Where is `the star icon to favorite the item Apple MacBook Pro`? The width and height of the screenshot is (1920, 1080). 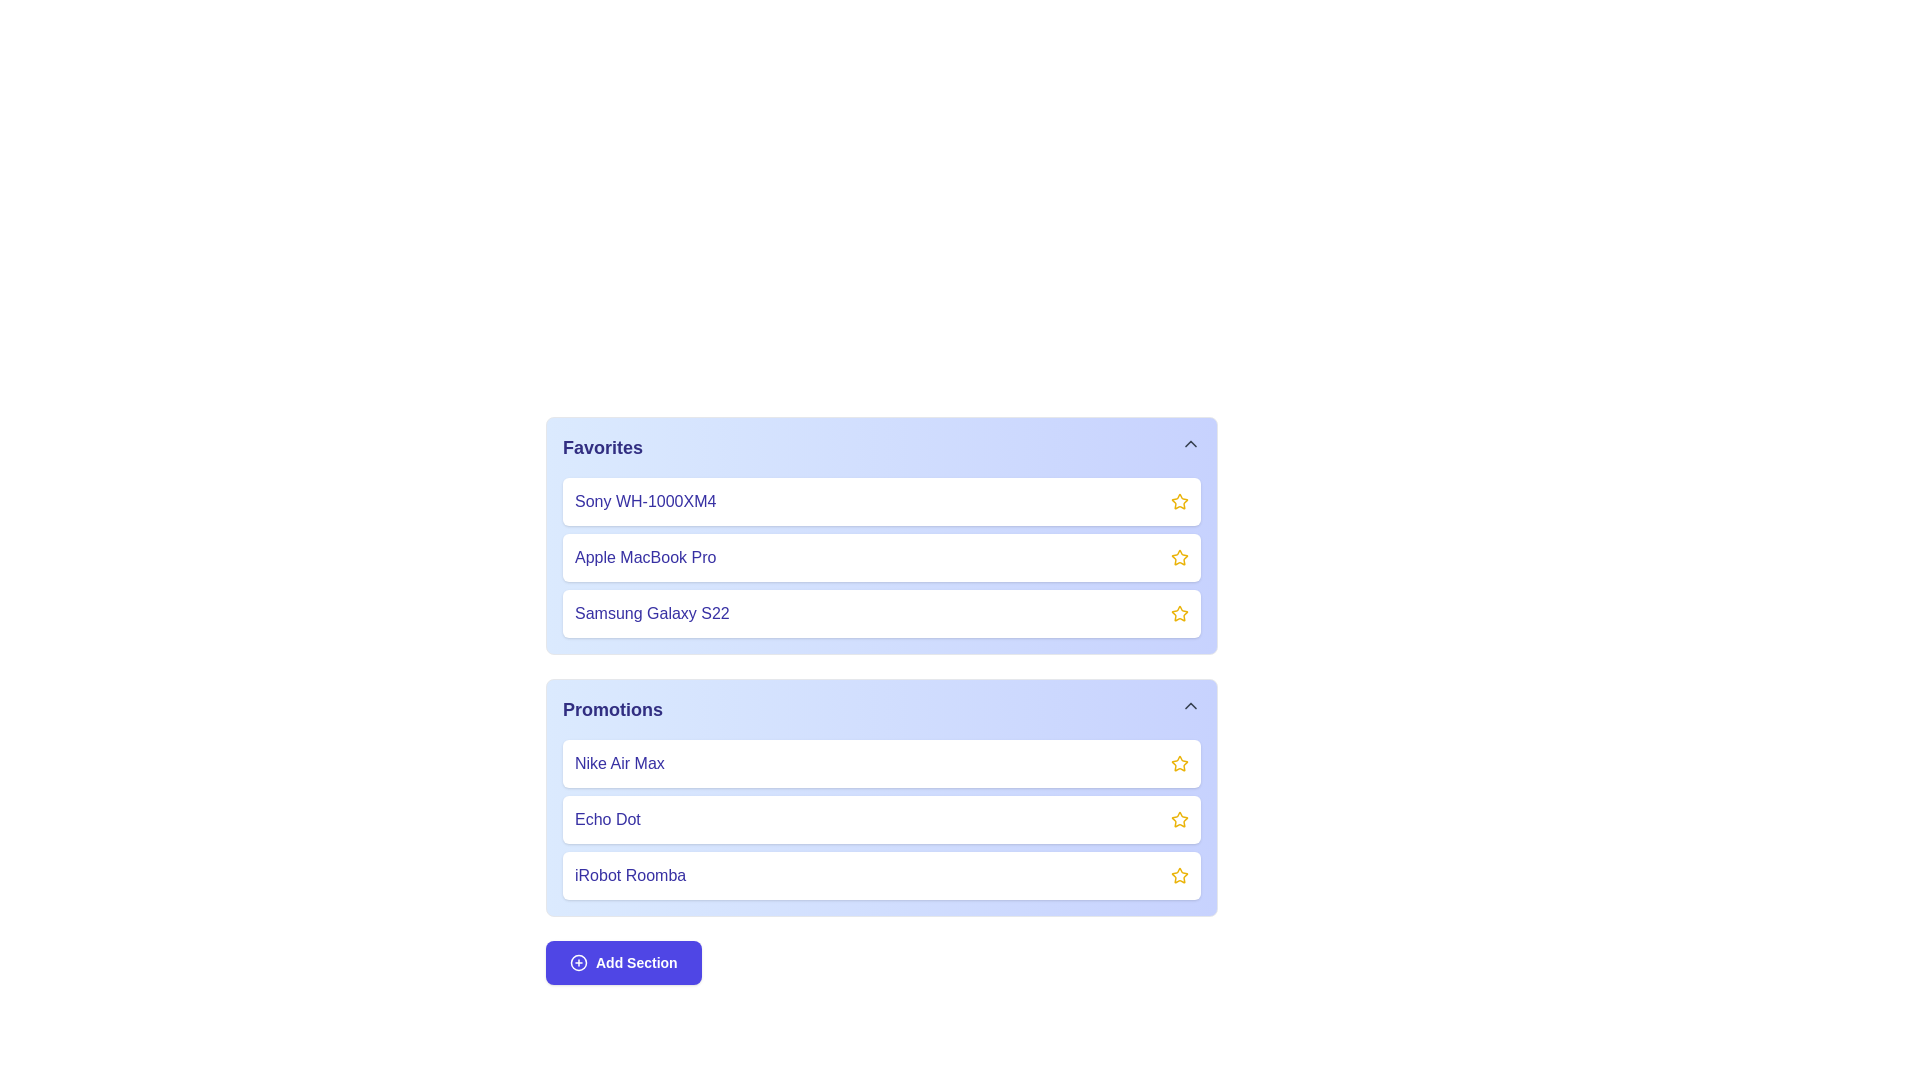 the star icon to favorite the item Apple MacBook Pro is located at coordinates (1180, 558).